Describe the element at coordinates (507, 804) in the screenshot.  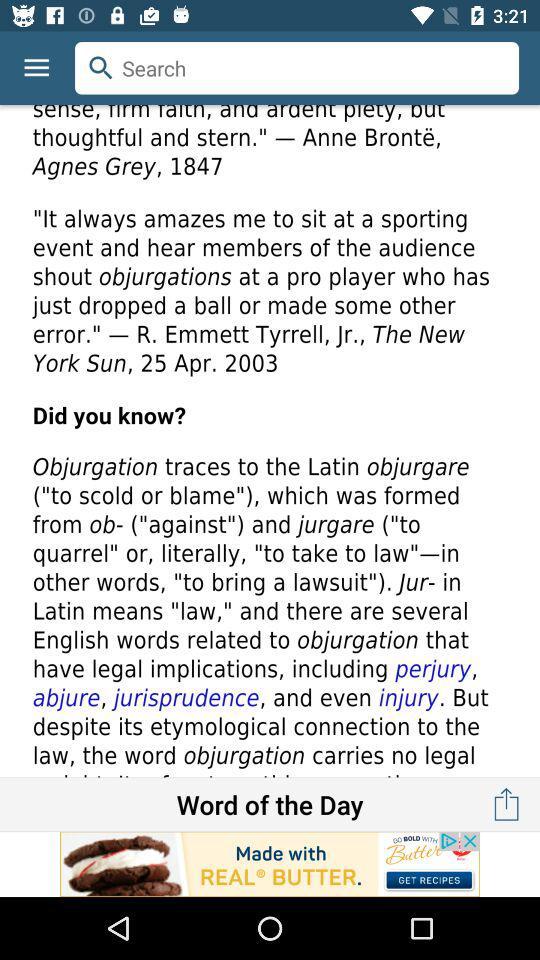
I see `the launch icon` at that location.